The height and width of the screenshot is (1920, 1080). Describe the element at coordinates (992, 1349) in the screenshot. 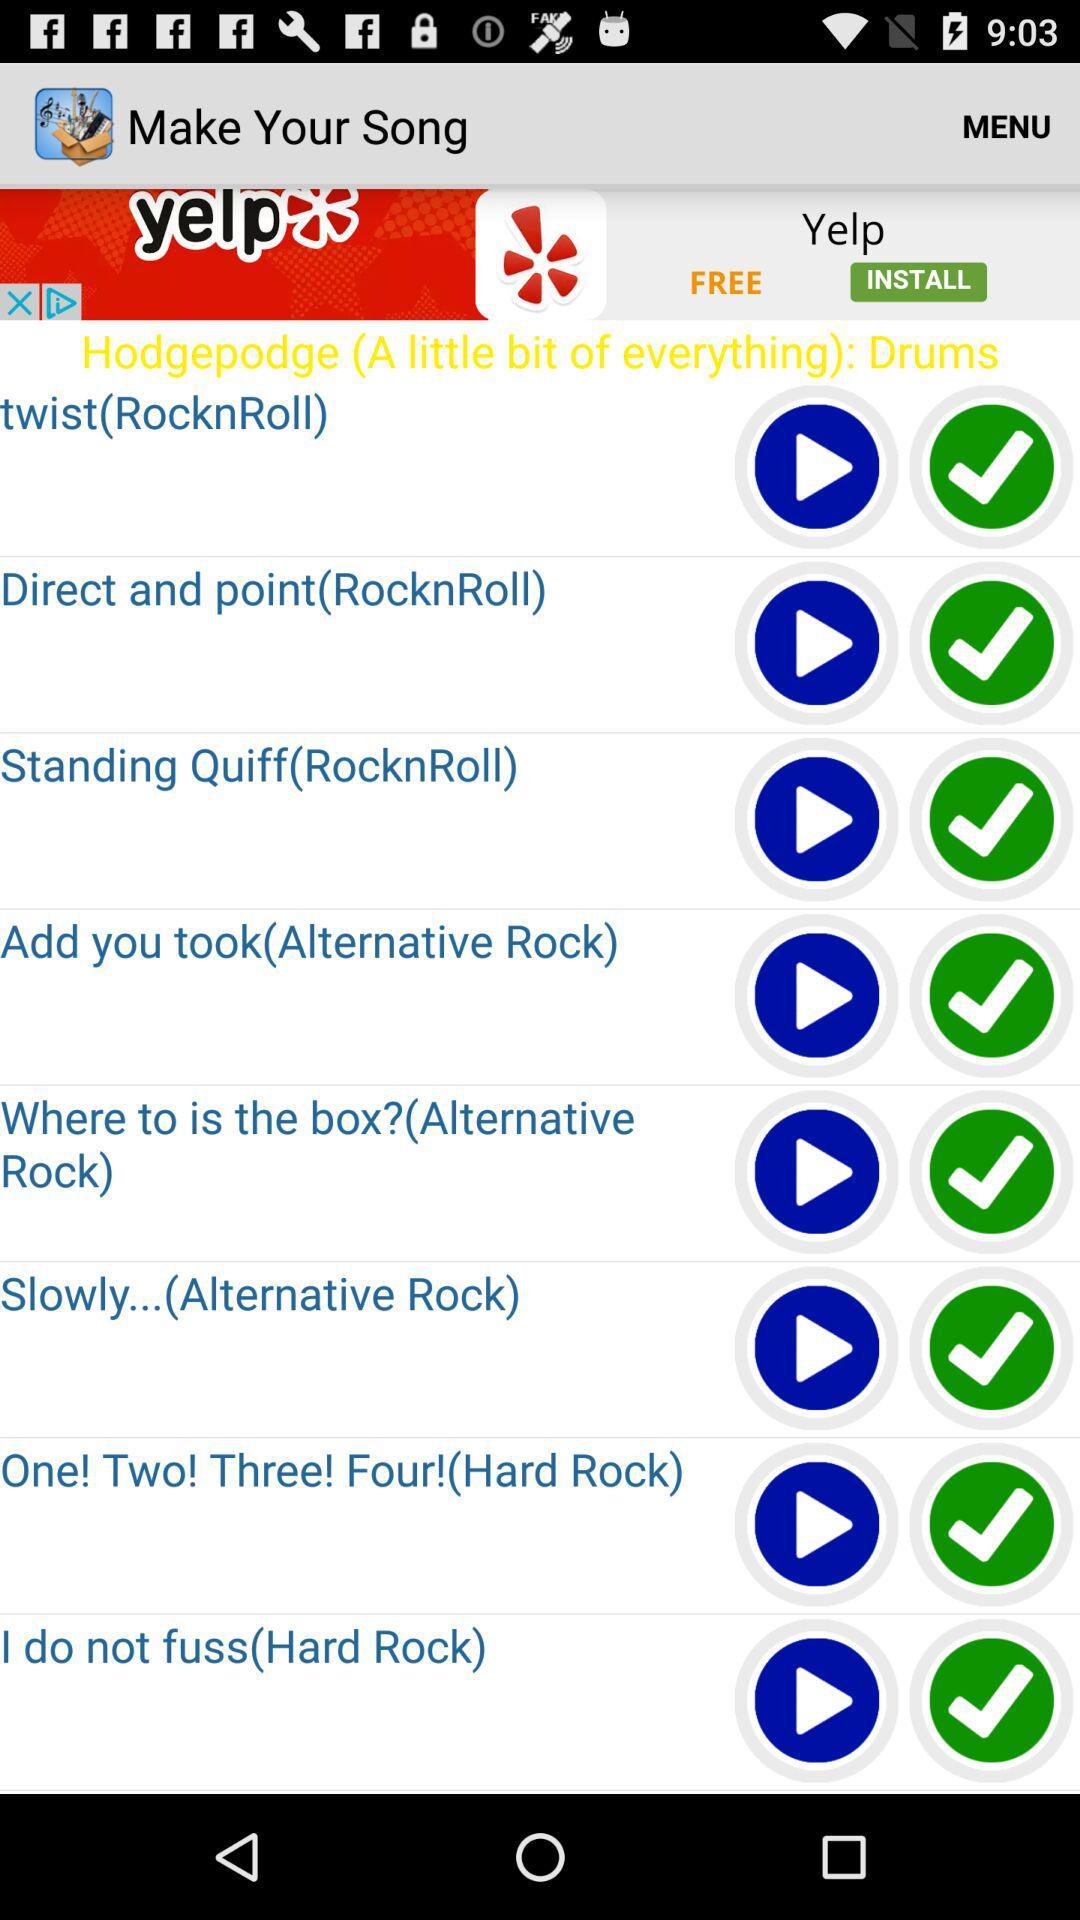

I see `ok` at that location.